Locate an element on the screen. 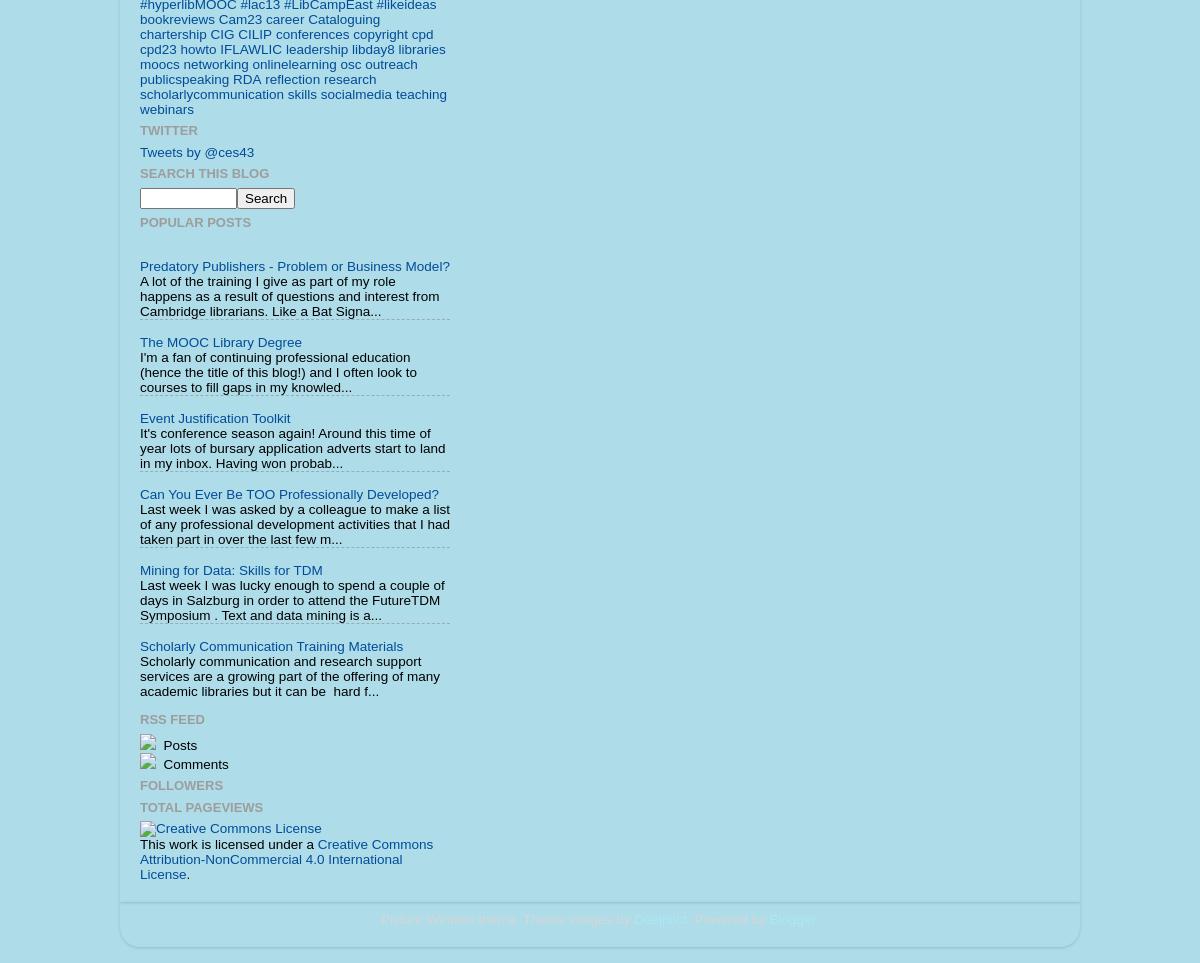  'networking' is located at coordinates (214, 63).